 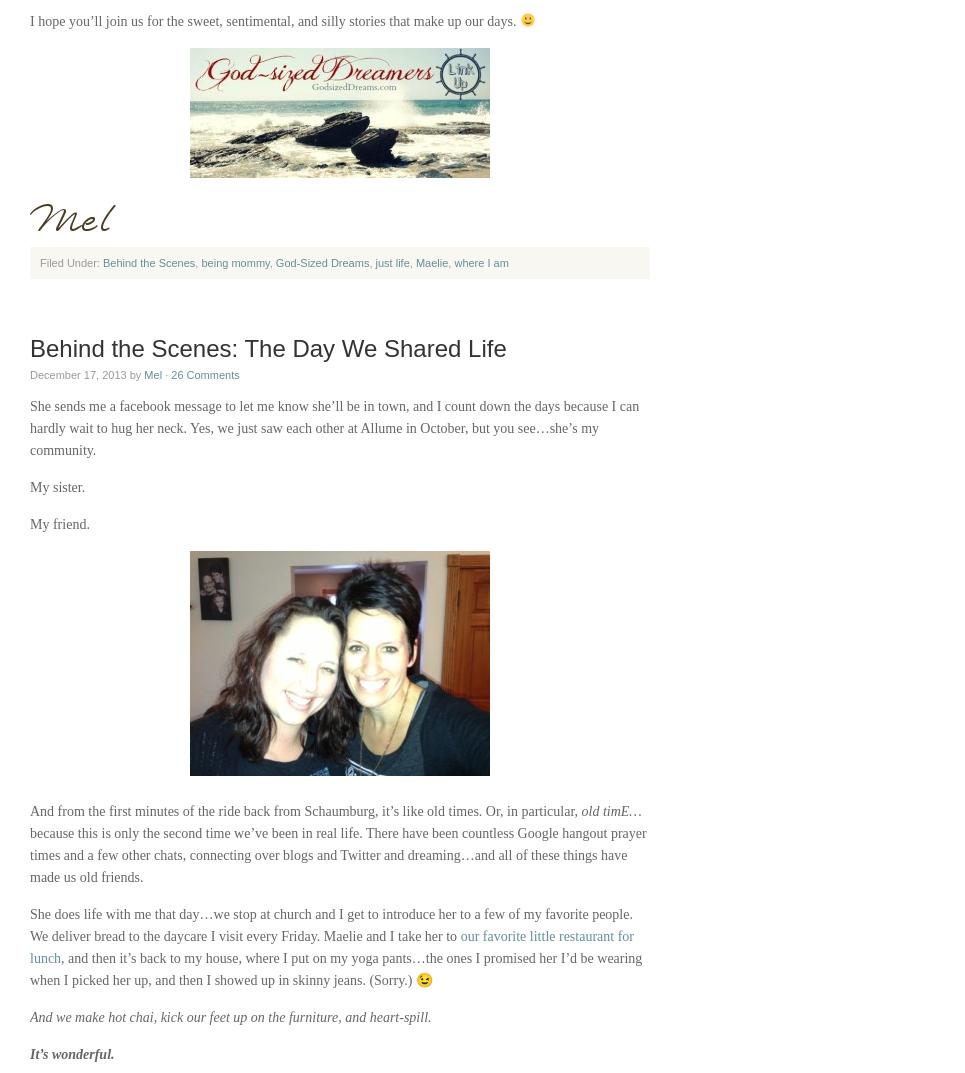 What do you see at coordinates (373, 261) in the screenshot?
I see `'just life'` at bounding box center [373, 261].